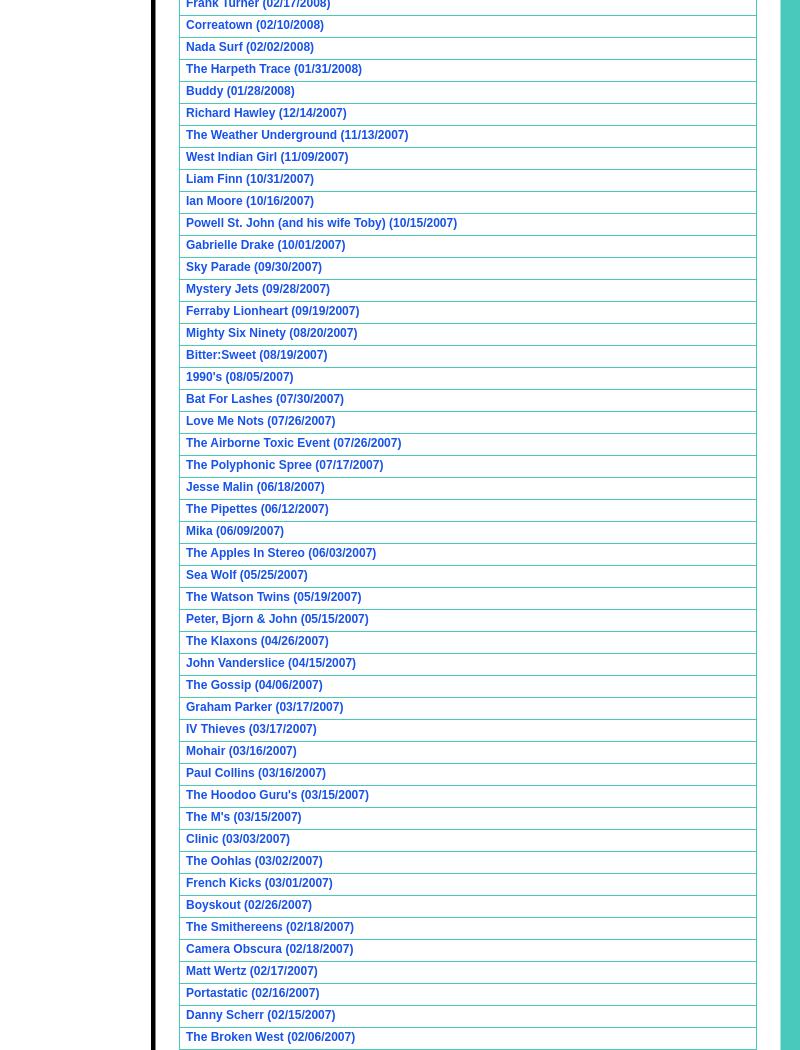  I want to click on 'The Klaxons (04/26/2007)', so click(185, 640).